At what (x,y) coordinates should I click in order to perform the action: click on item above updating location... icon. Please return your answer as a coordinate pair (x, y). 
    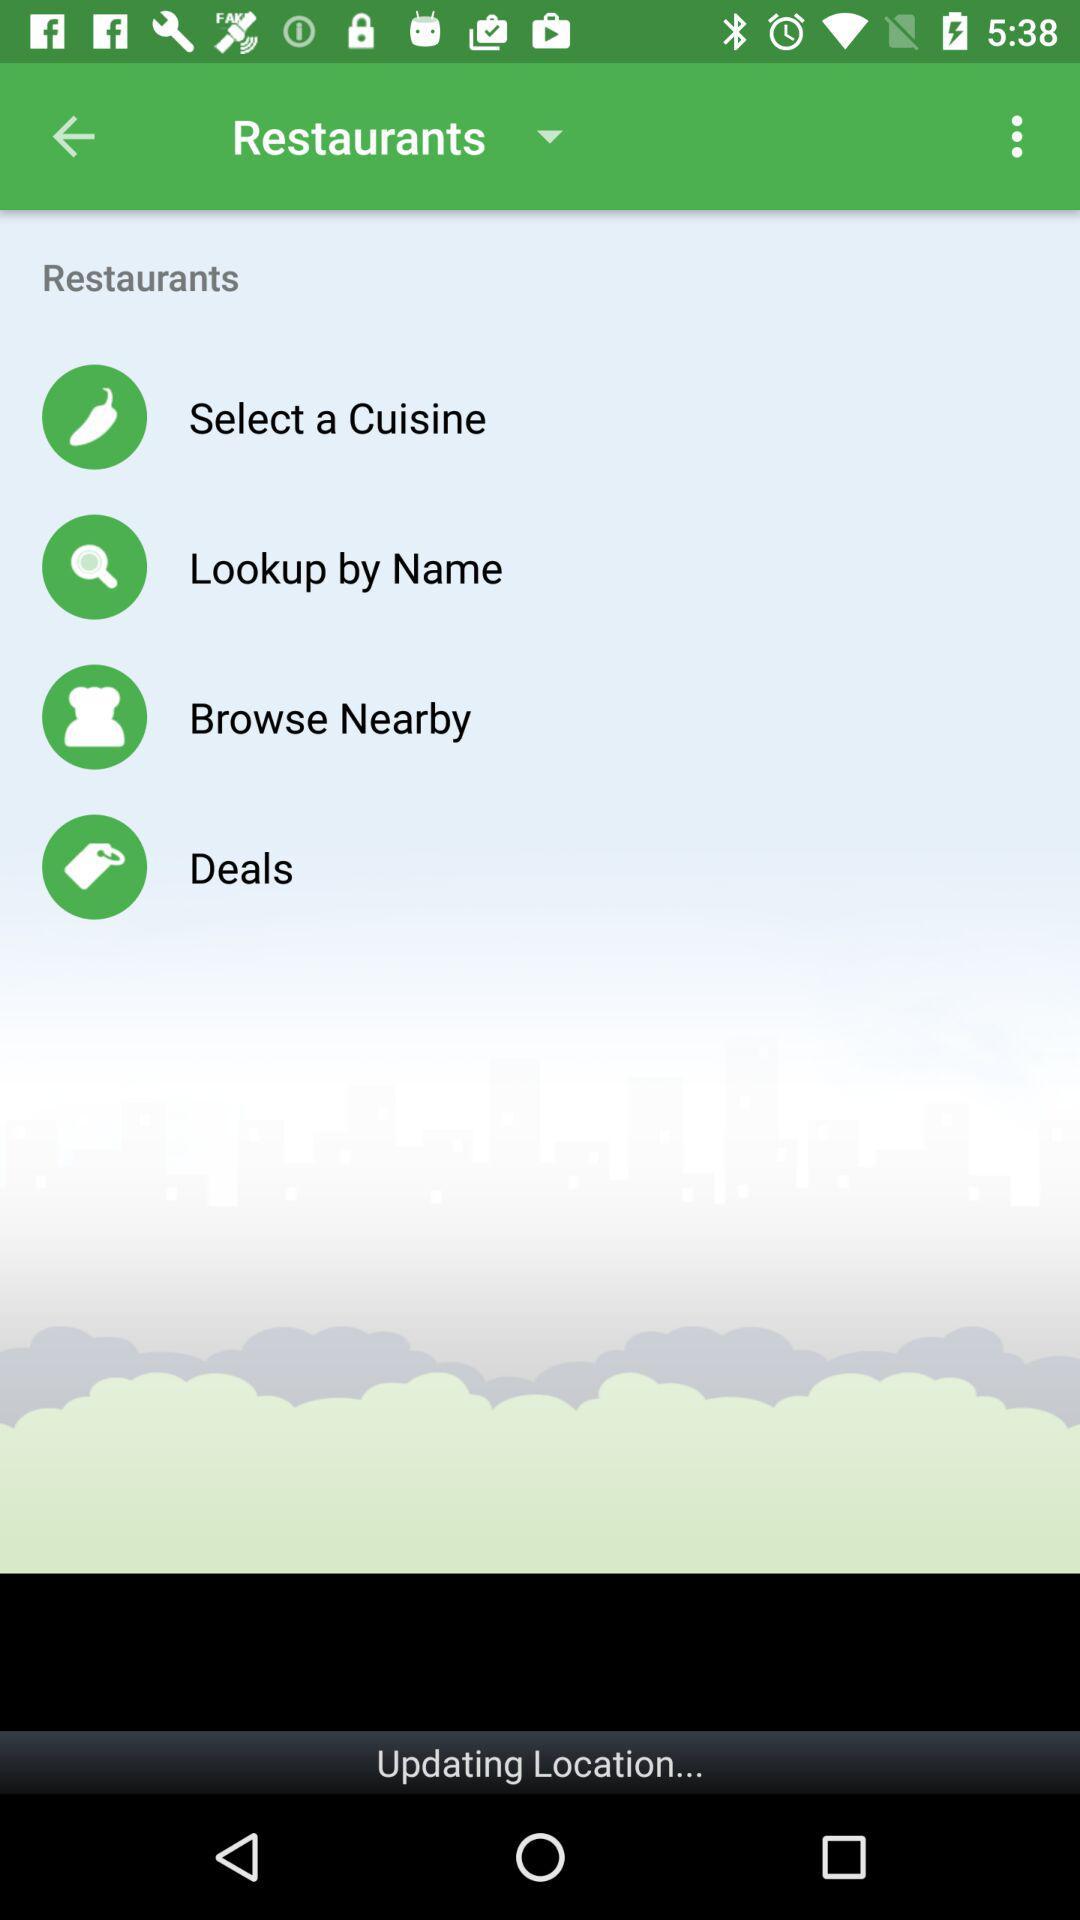
    Looking at the image, I should click on (540, 1652).